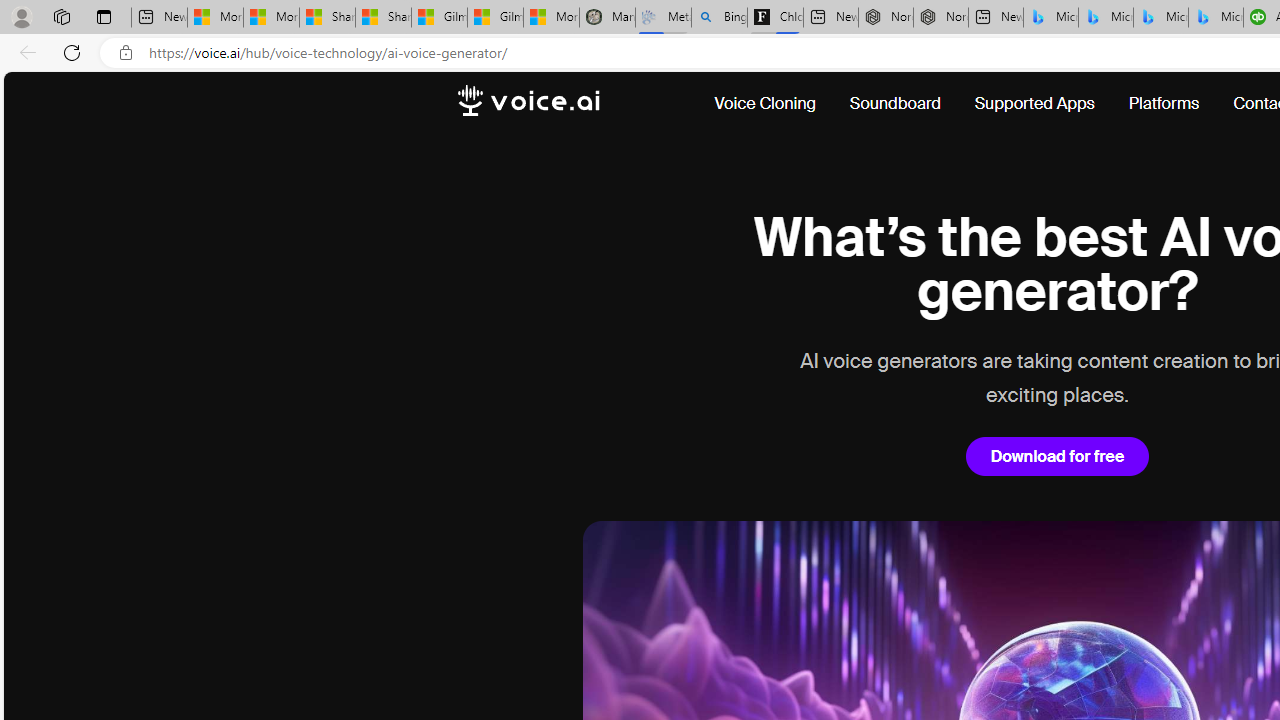 The width and height of the screenshot is (1280, 720). Describe the element at coordinates (774, 17) in the screenshot. I see `'Chloe Sorvino'` at that location.